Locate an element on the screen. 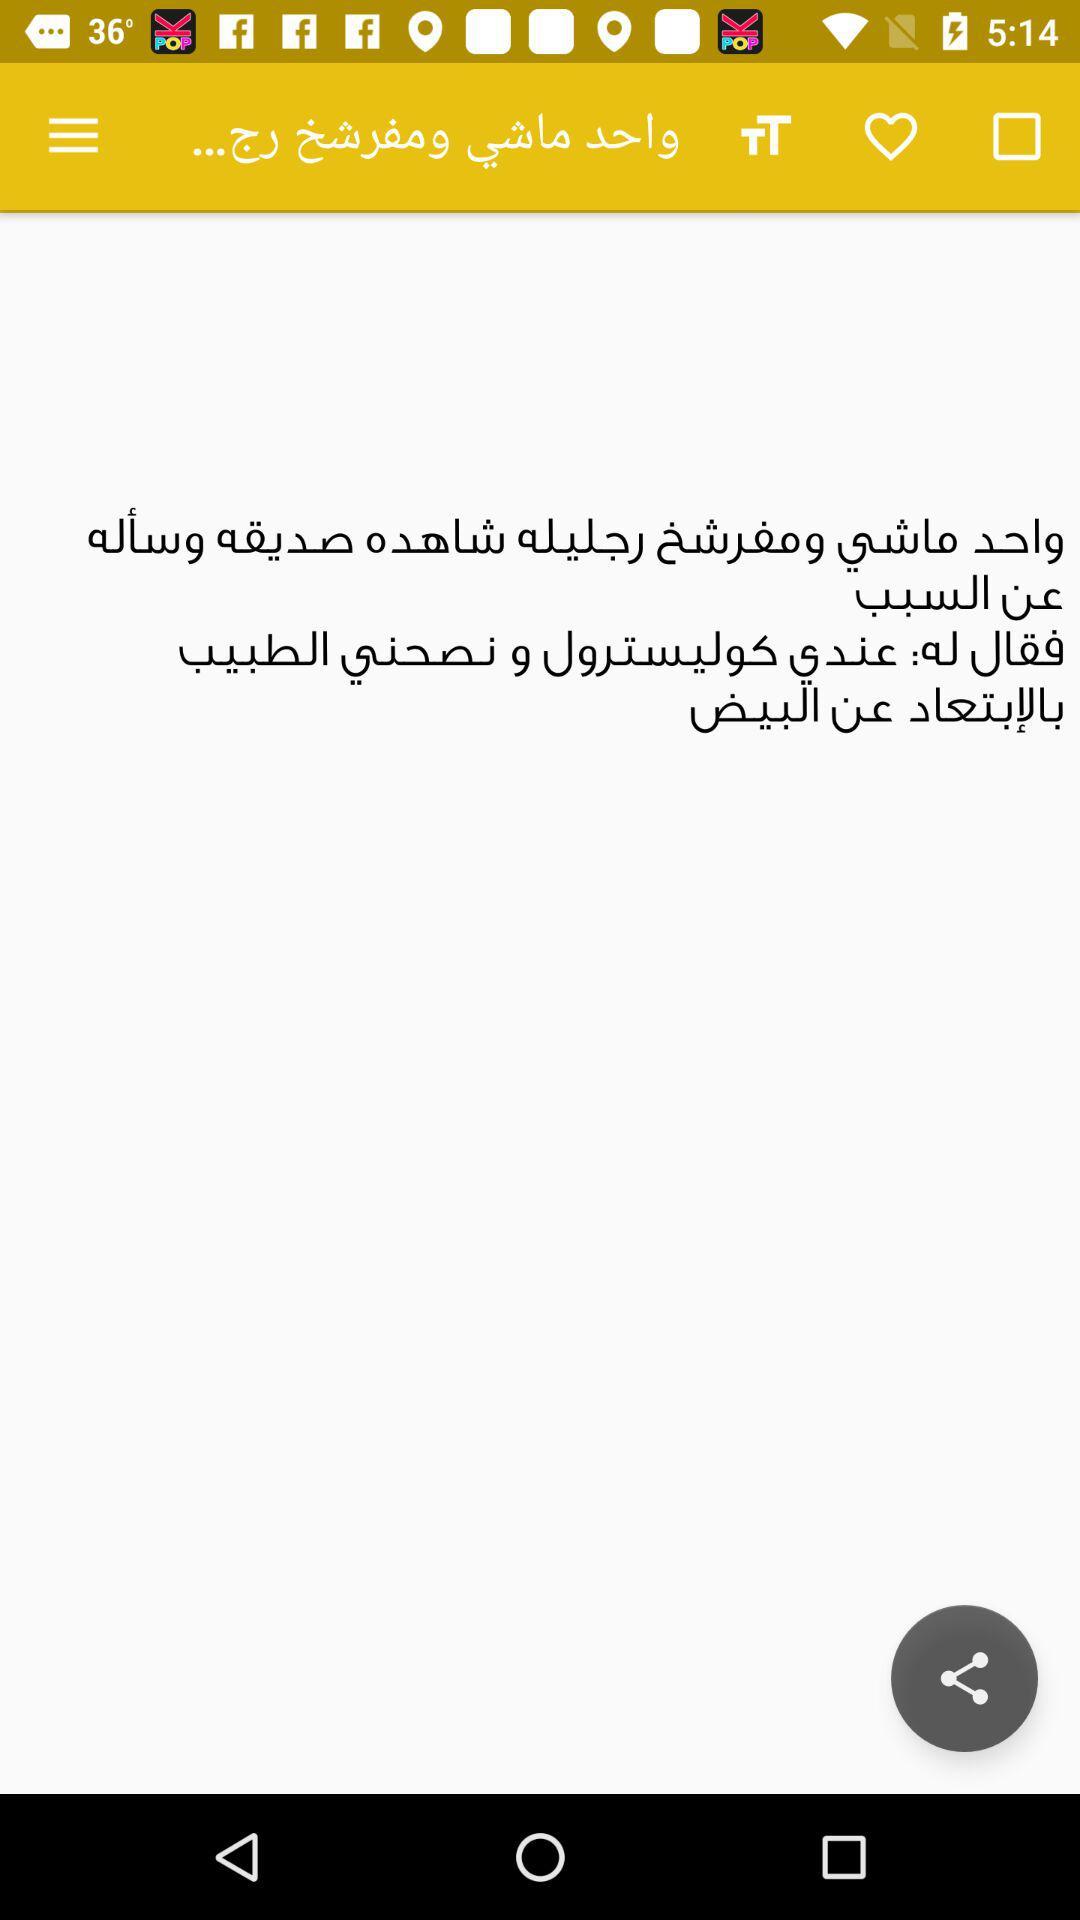 This screenshot has width=1080, height=1920. the item at the top left corner is located at coordinates (72, 135).